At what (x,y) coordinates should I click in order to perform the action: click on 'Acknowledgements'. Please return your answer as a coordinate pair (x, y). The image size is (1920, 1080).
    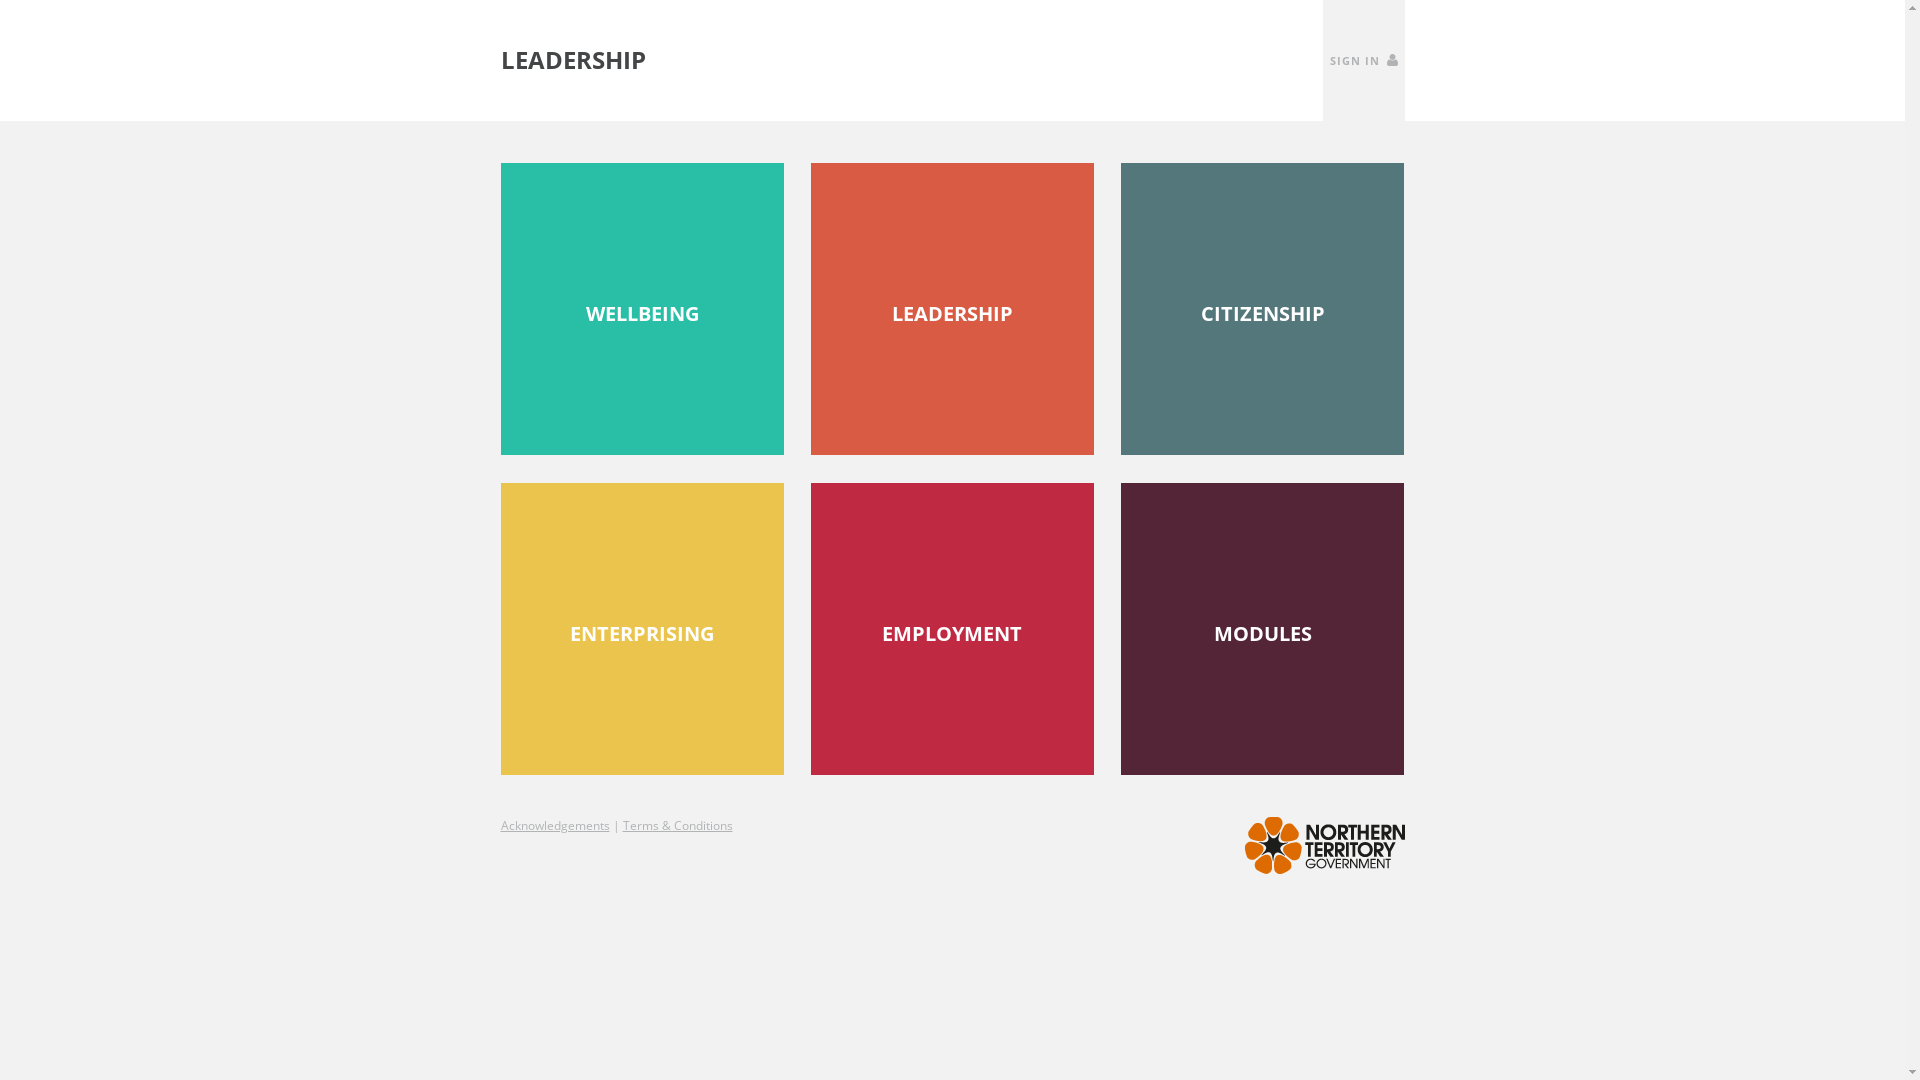
    Looking at the image, I should click on (554, 825).